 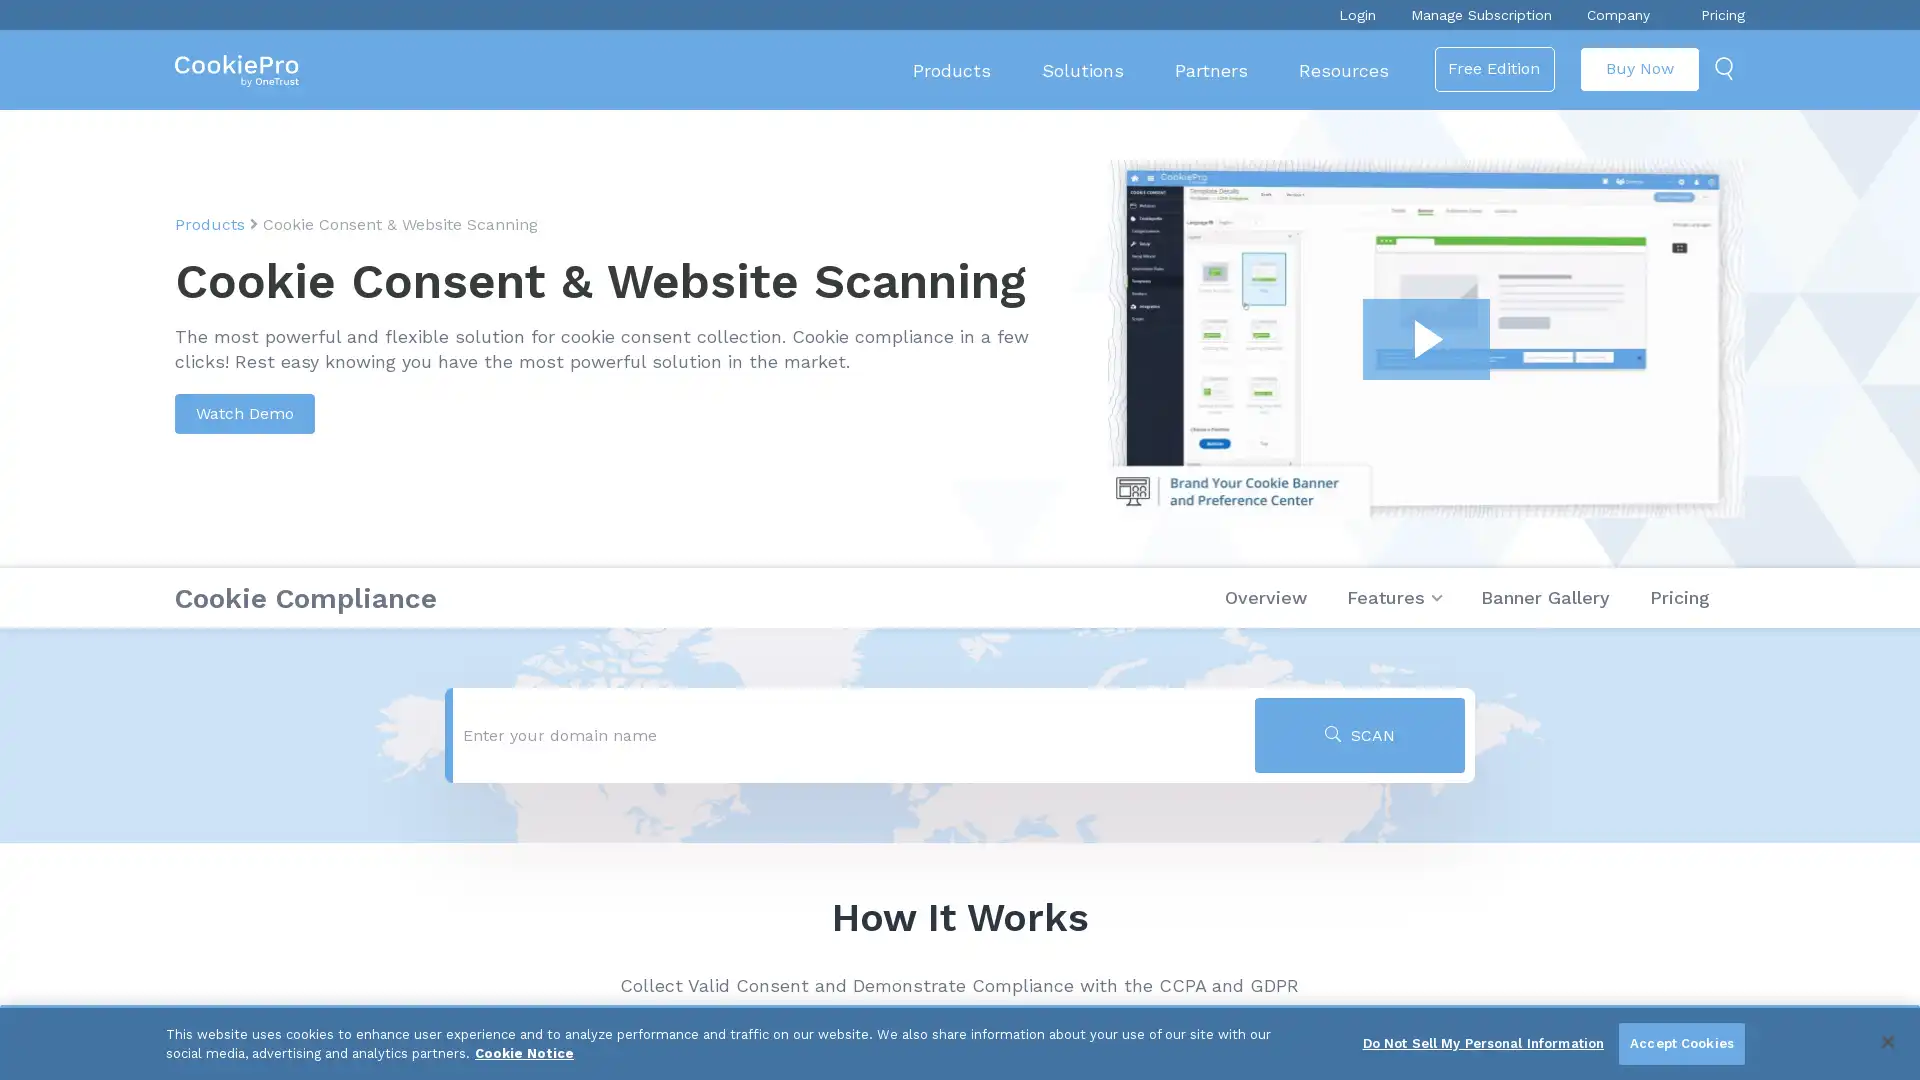 What do you see at coordinates (1359, 735) in the screenshot?
I see `USCAN` at bounding box center [1359, 735].